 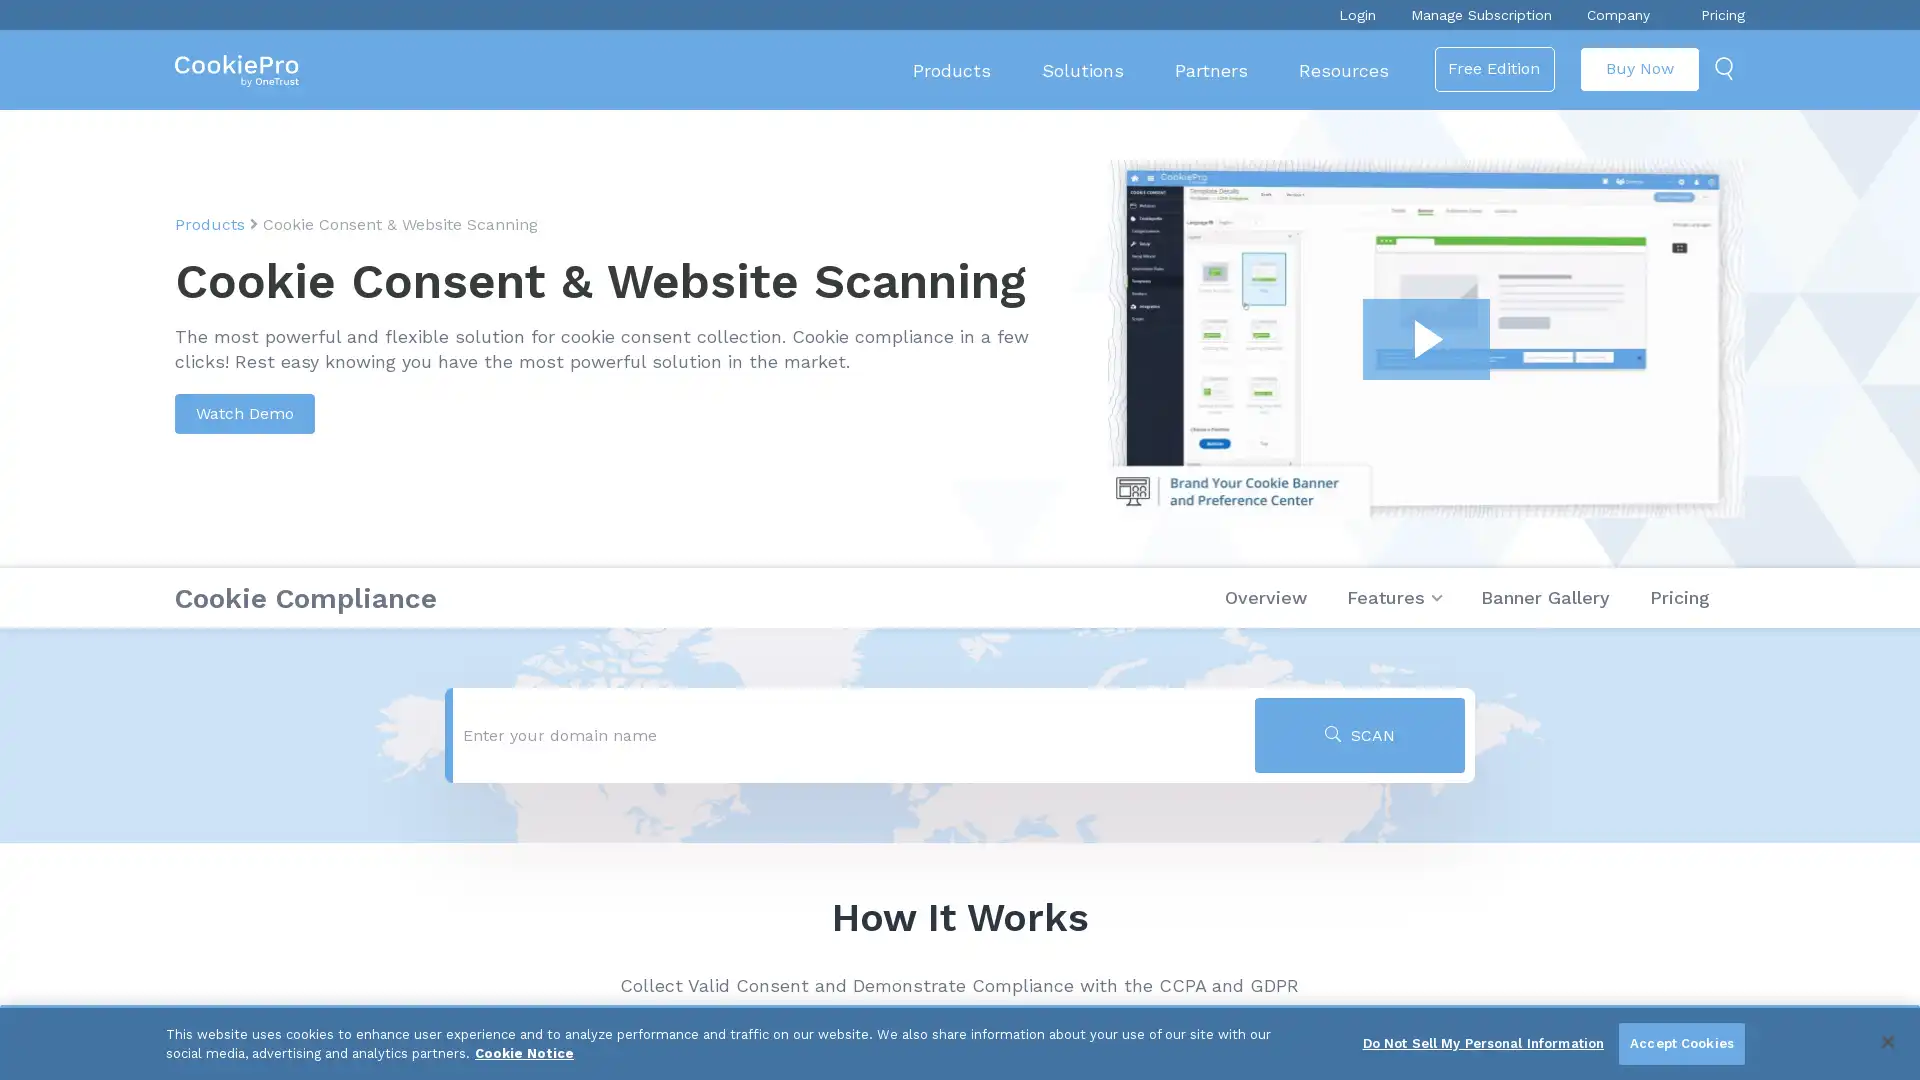 What do you see at coordinates (1359, 735) in the screenshot?
I see `USCAN` at bounding box center [1359, 735].